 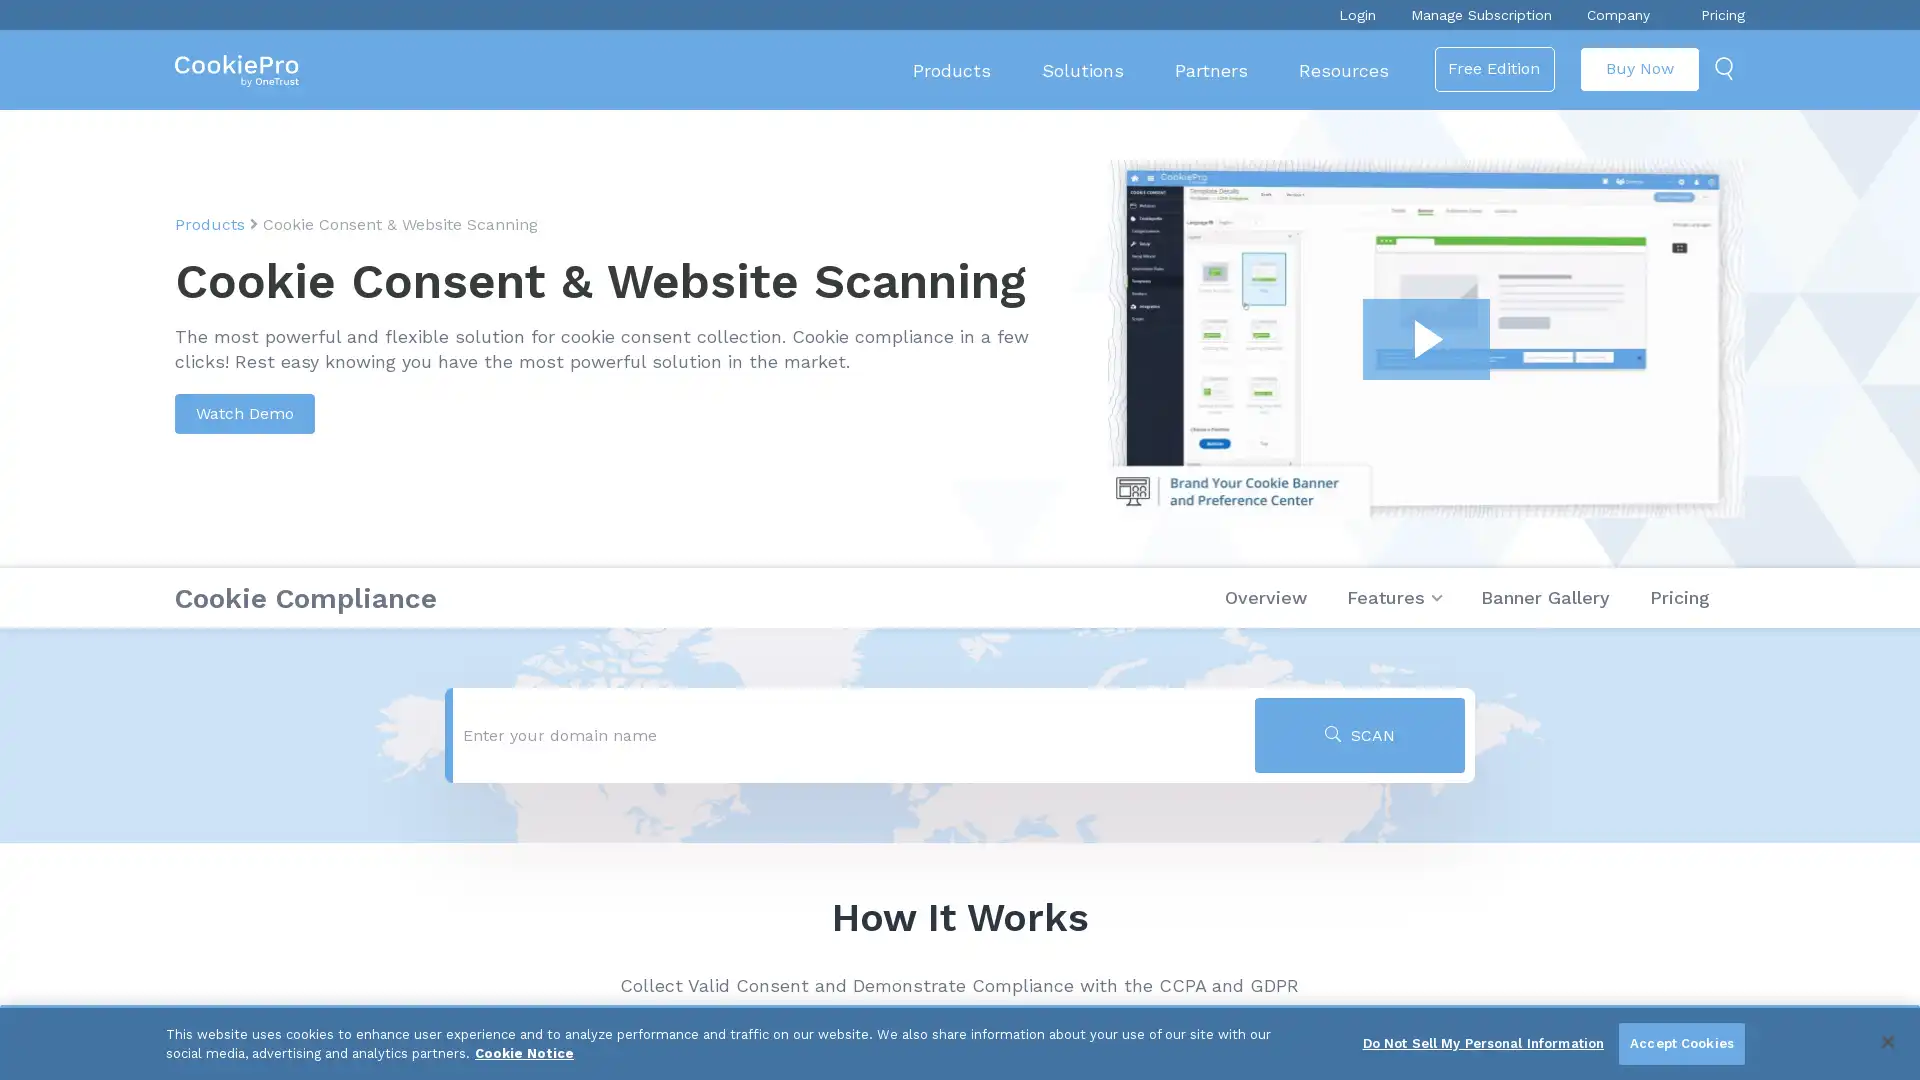 What do you see at coordinates (1359, 735) in the screenshot?
I see `USCAN` at bounding box center [1359, 735].